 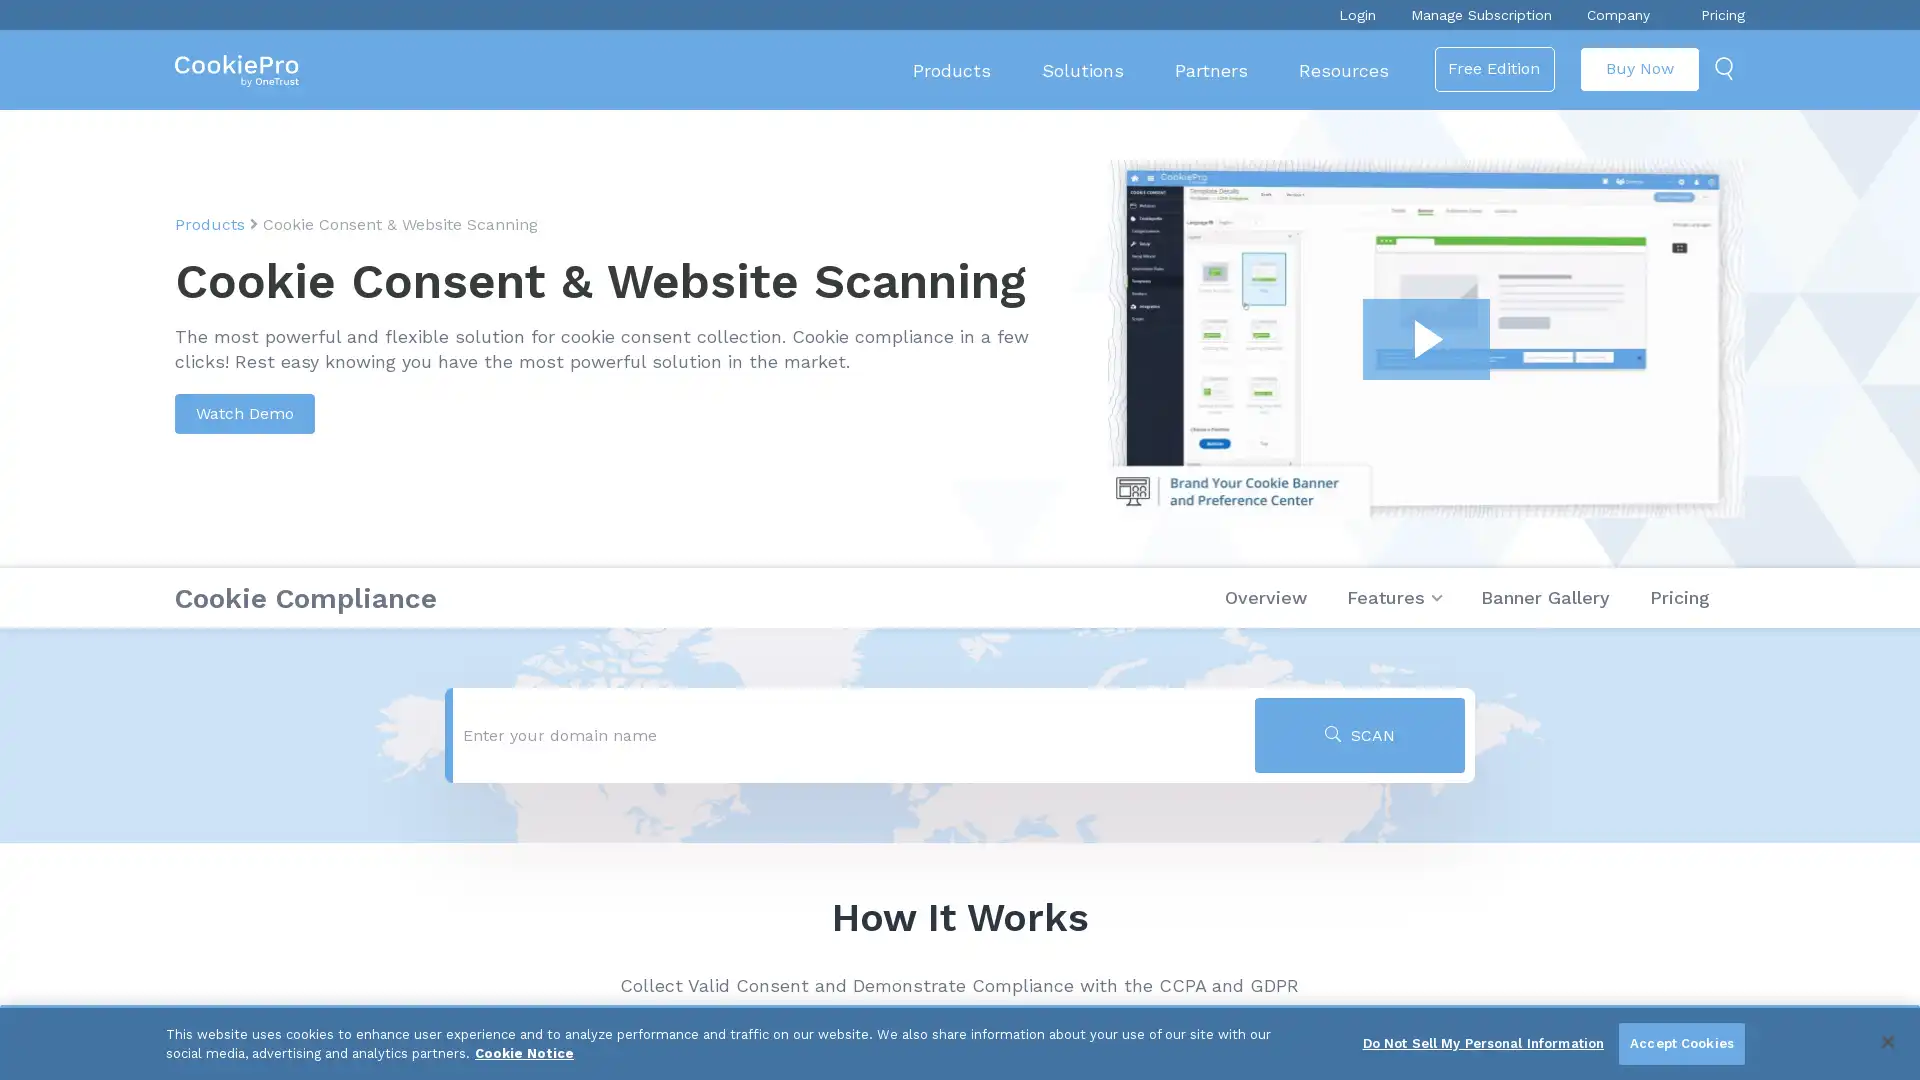 What do you see at coordinates (1359, 735) in the screenshot?
I see `USCAN` at bounding box center [1359, 735].